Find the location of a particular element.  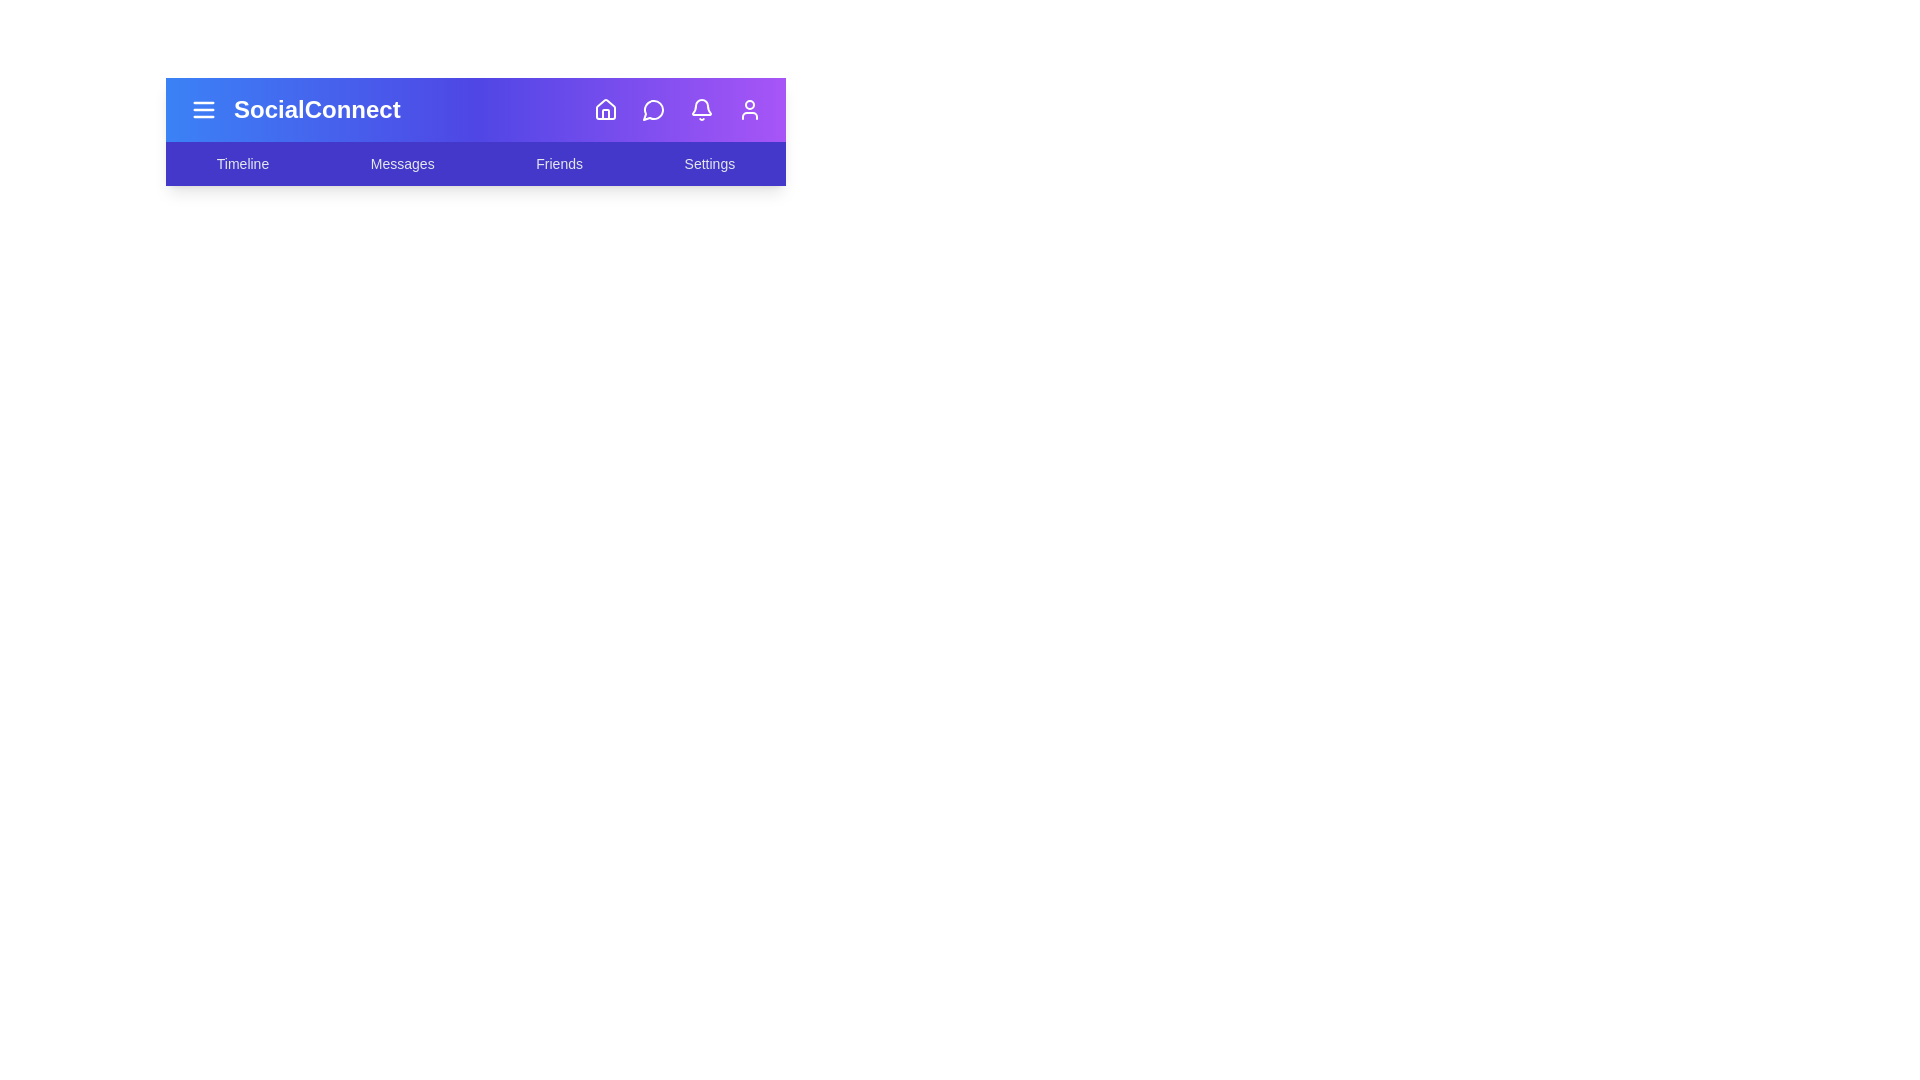

the User Icon to observe visual effects is located at coordinates (748, 110).